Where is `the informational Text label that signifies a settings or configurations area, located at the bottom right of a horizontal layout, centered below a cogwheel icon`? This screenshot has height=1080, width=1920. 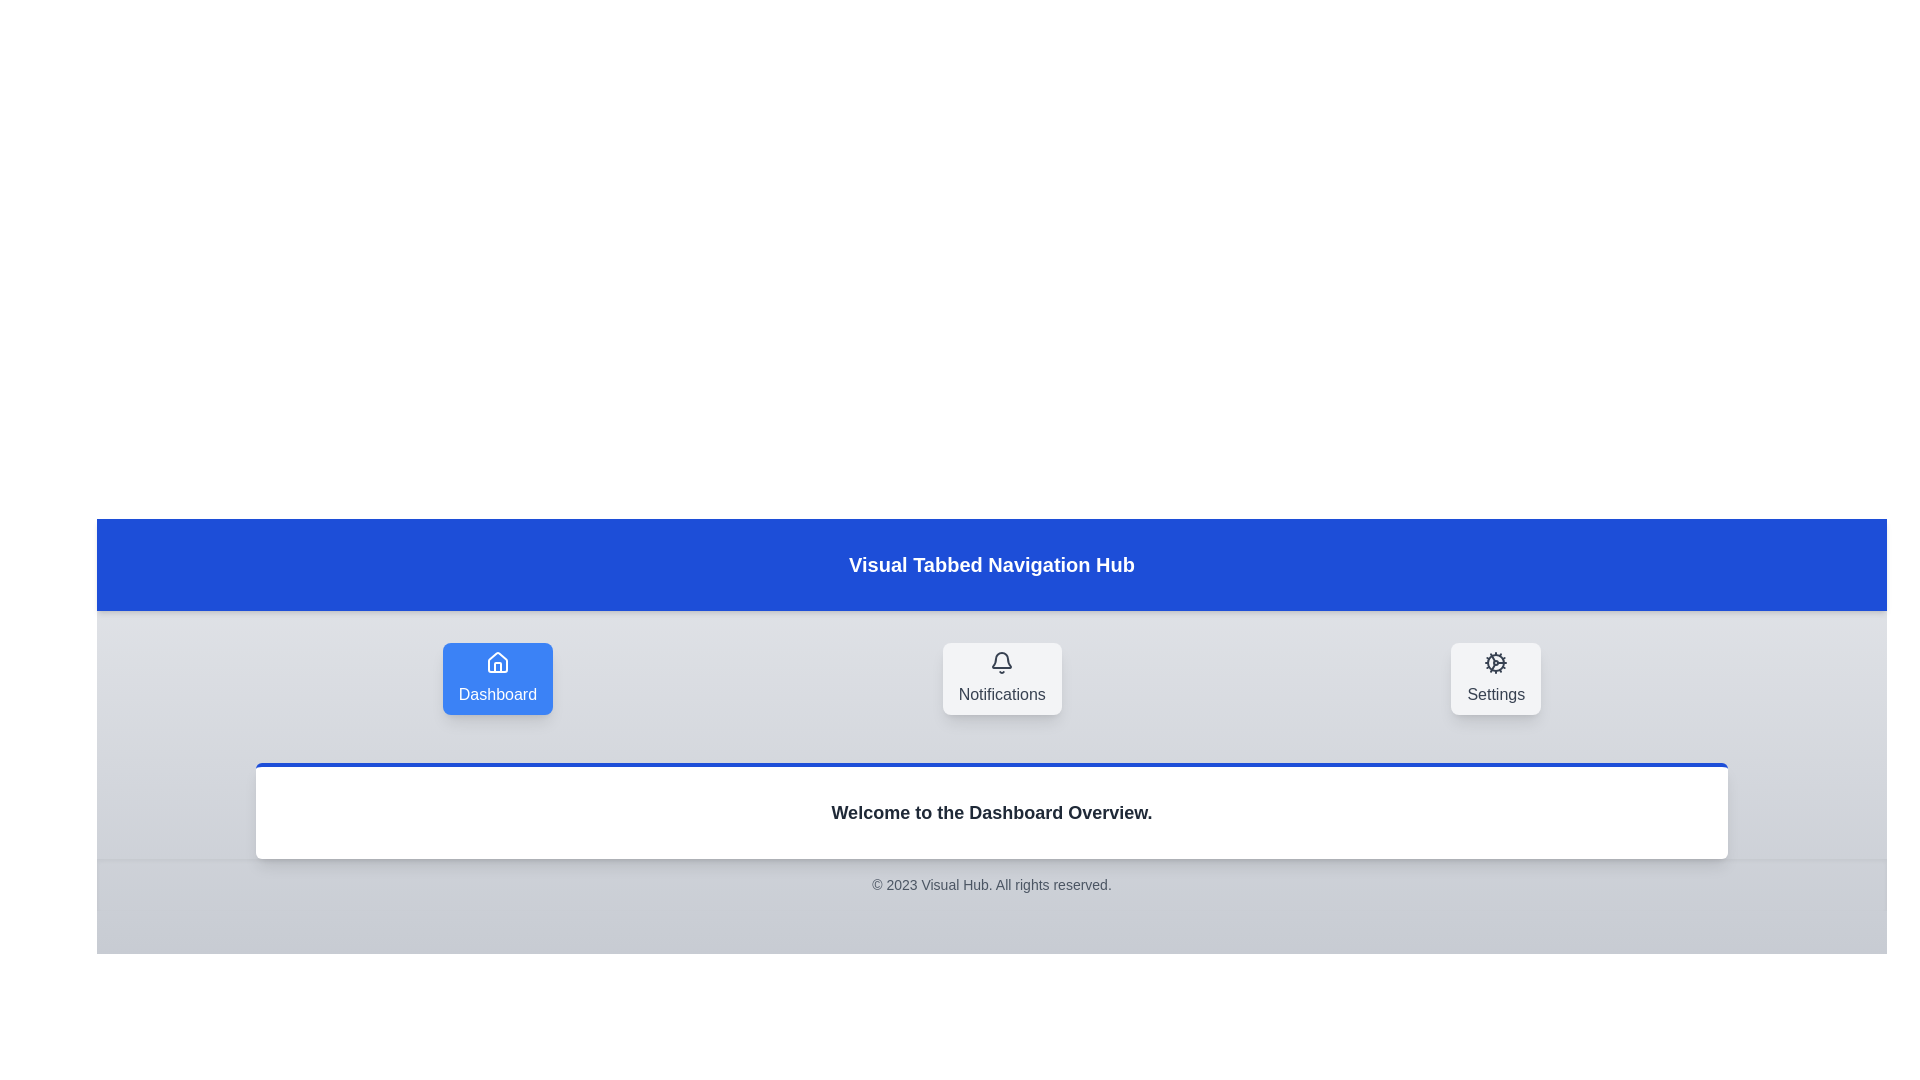 the informational Text label that signifies a settings or configurations area, located at the bottom right of a horizontal layout, centered below a cogwheel icon is located at coordinates (1496, 693).